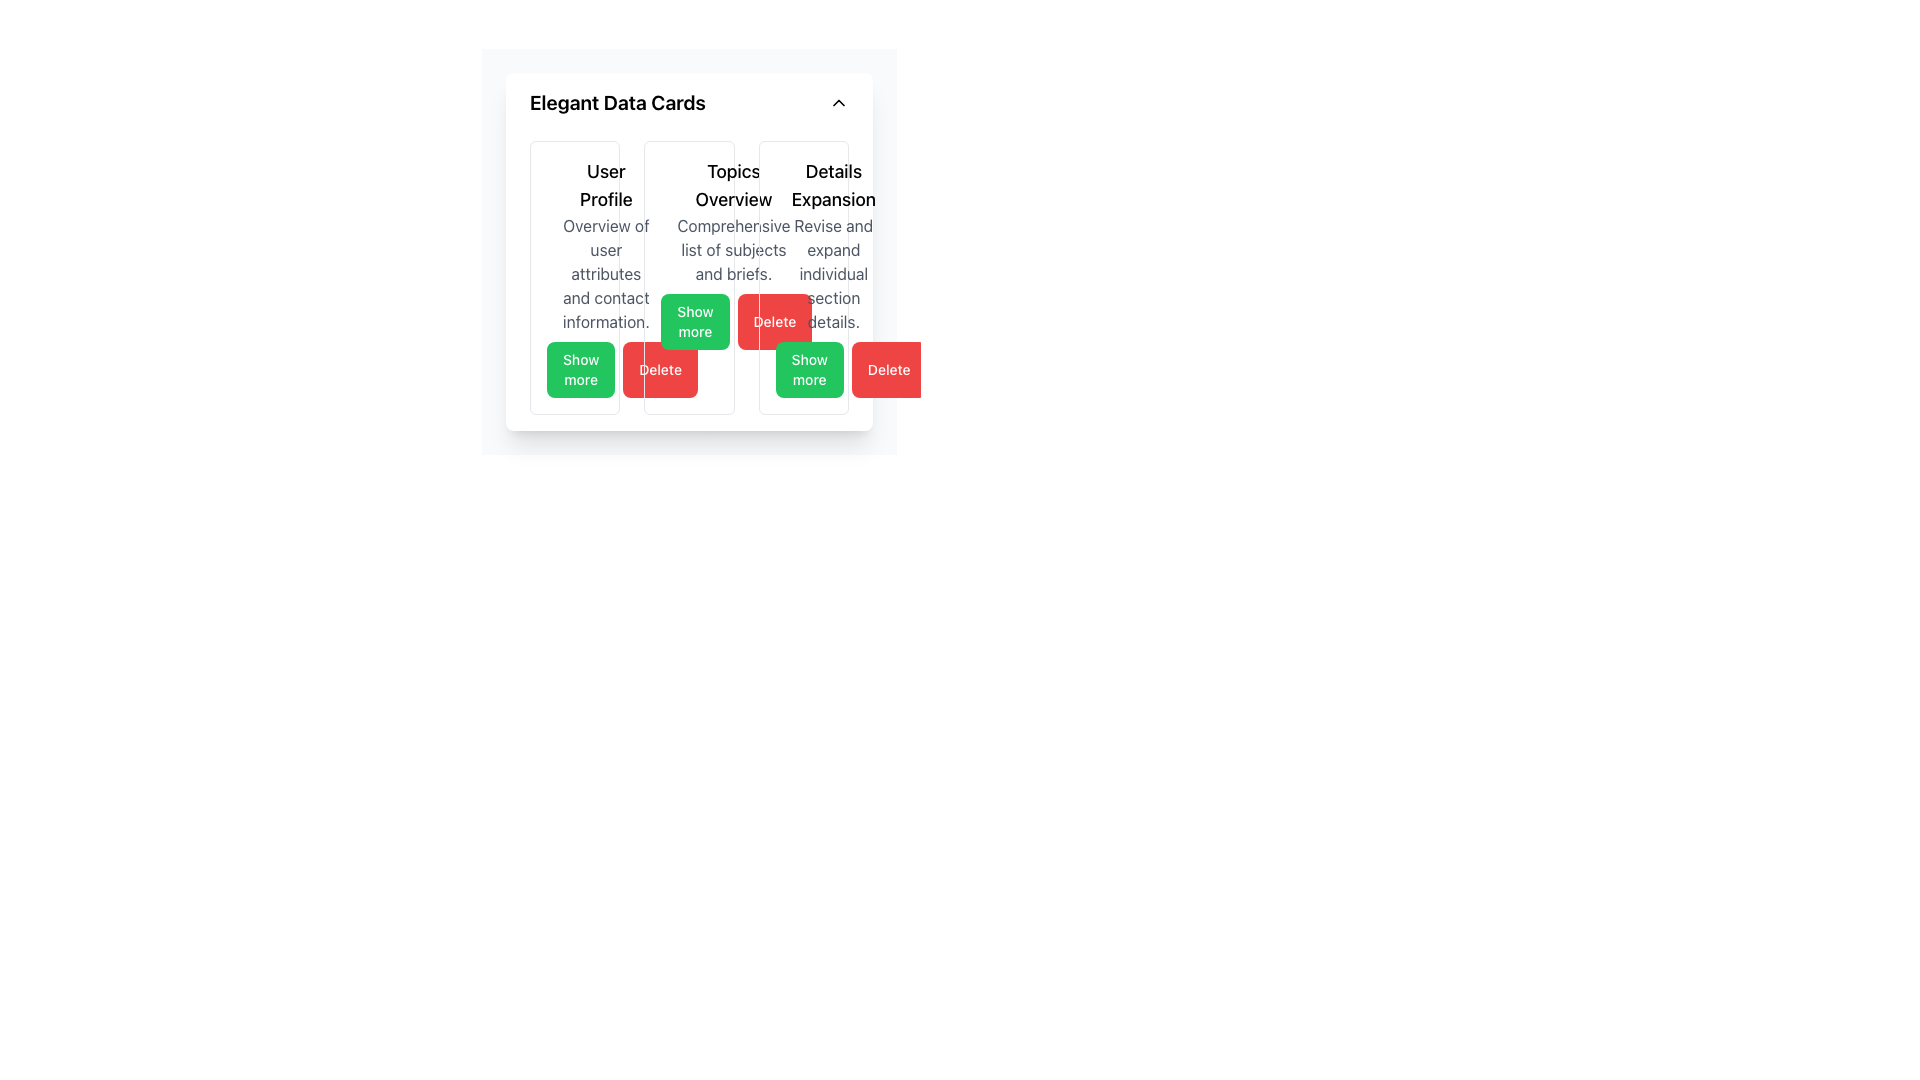  Describe the element at coordinates (833, 185) in the screenshot. I see `the 'Details Expansion' static text label, which is styled with a larger, bold font and located at the top of the third column in a three-column layout` at that location.